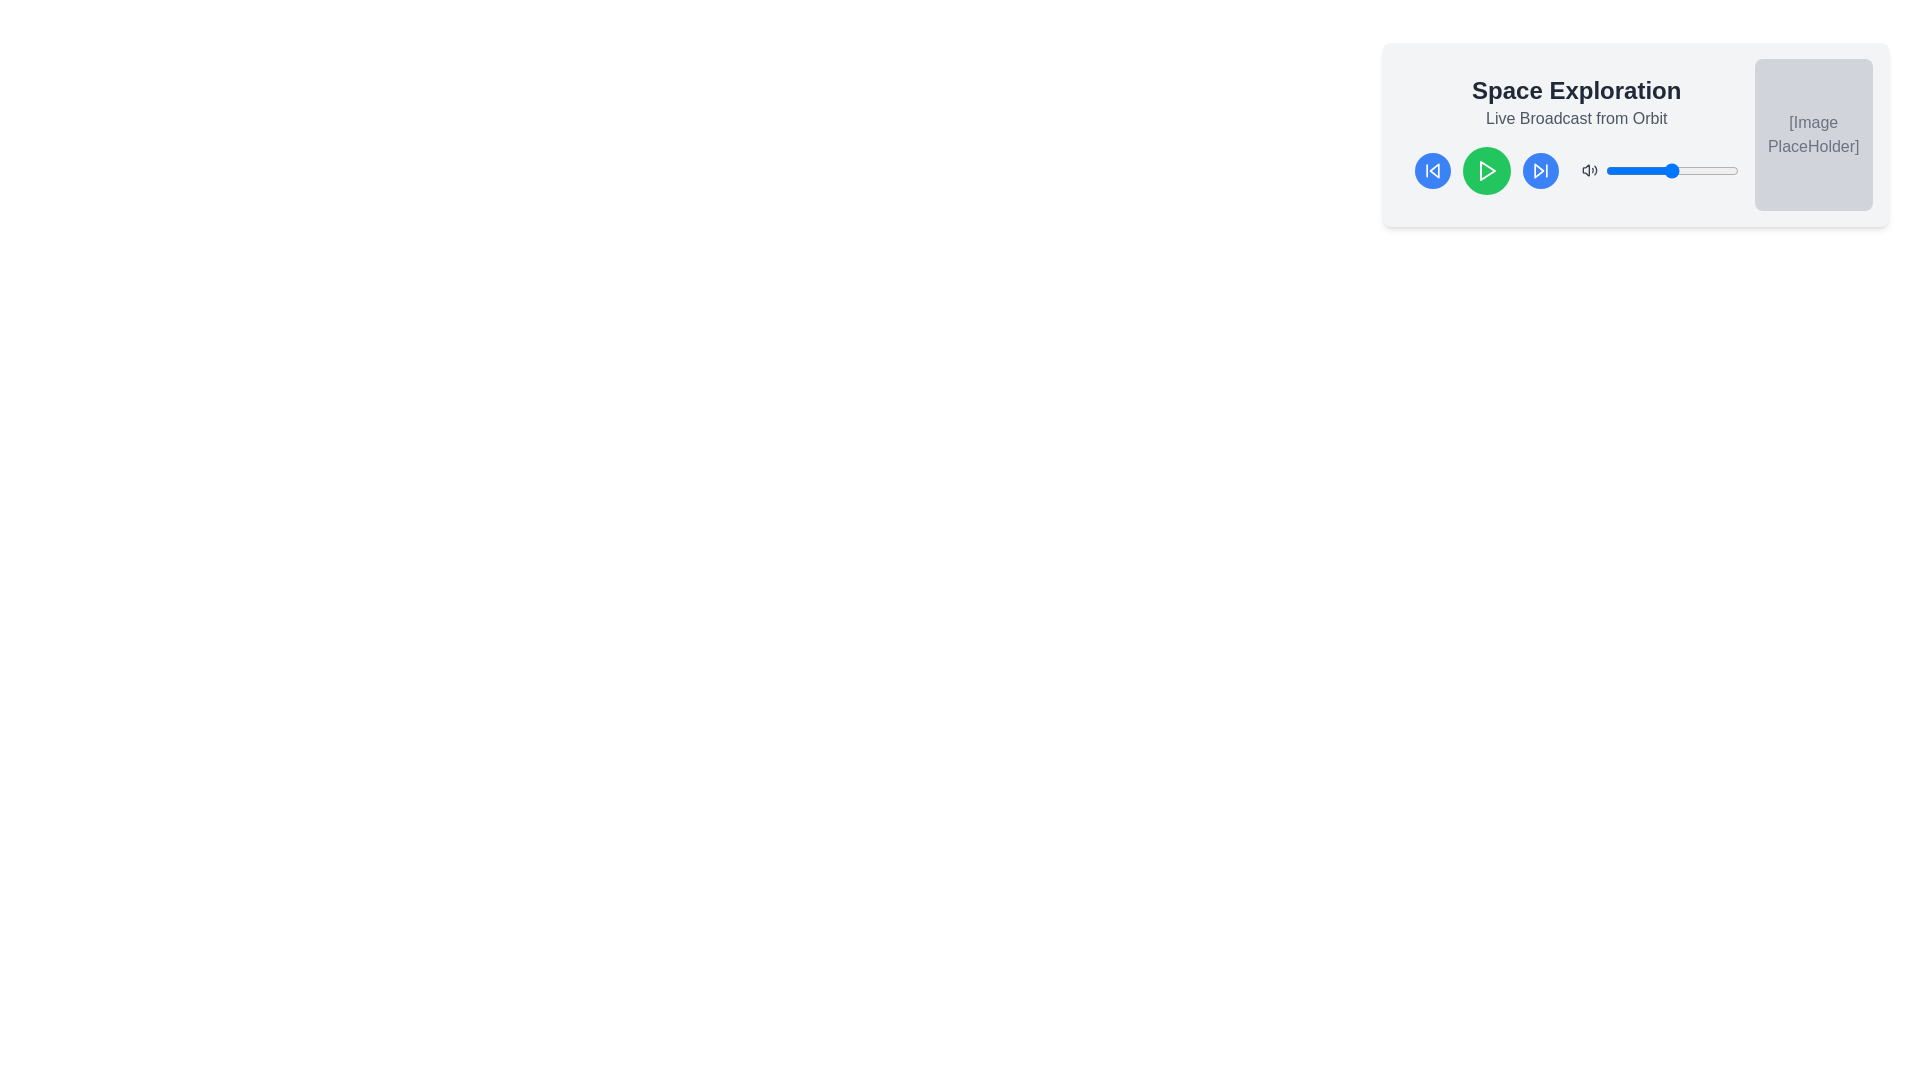 This screenshot has width=1920, height=1080. What do you see at coordinates (1690, 169) in the screenshot?
I see `slider value` at bounding box center [1690, 169].